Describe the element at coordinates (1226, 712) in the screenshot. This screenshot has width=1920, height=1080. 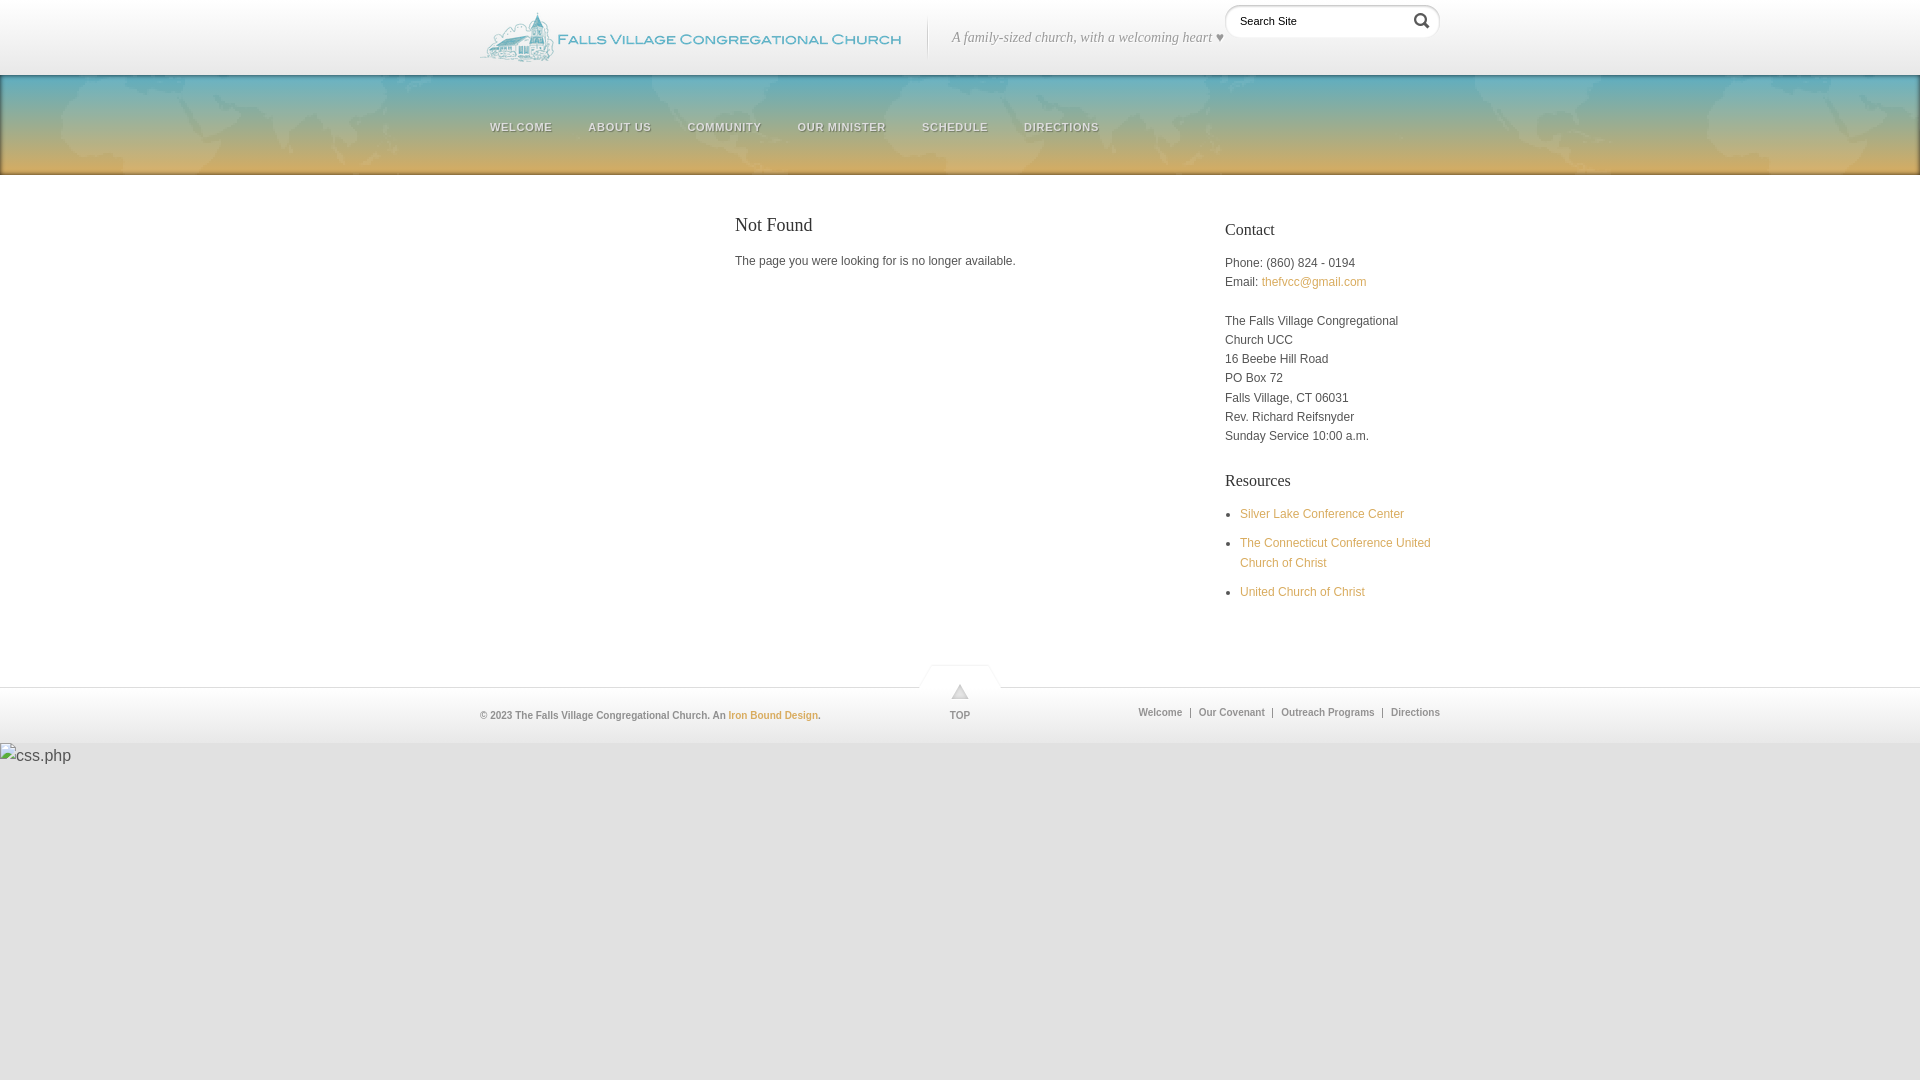
I see `'Our Covenant'` at that location.